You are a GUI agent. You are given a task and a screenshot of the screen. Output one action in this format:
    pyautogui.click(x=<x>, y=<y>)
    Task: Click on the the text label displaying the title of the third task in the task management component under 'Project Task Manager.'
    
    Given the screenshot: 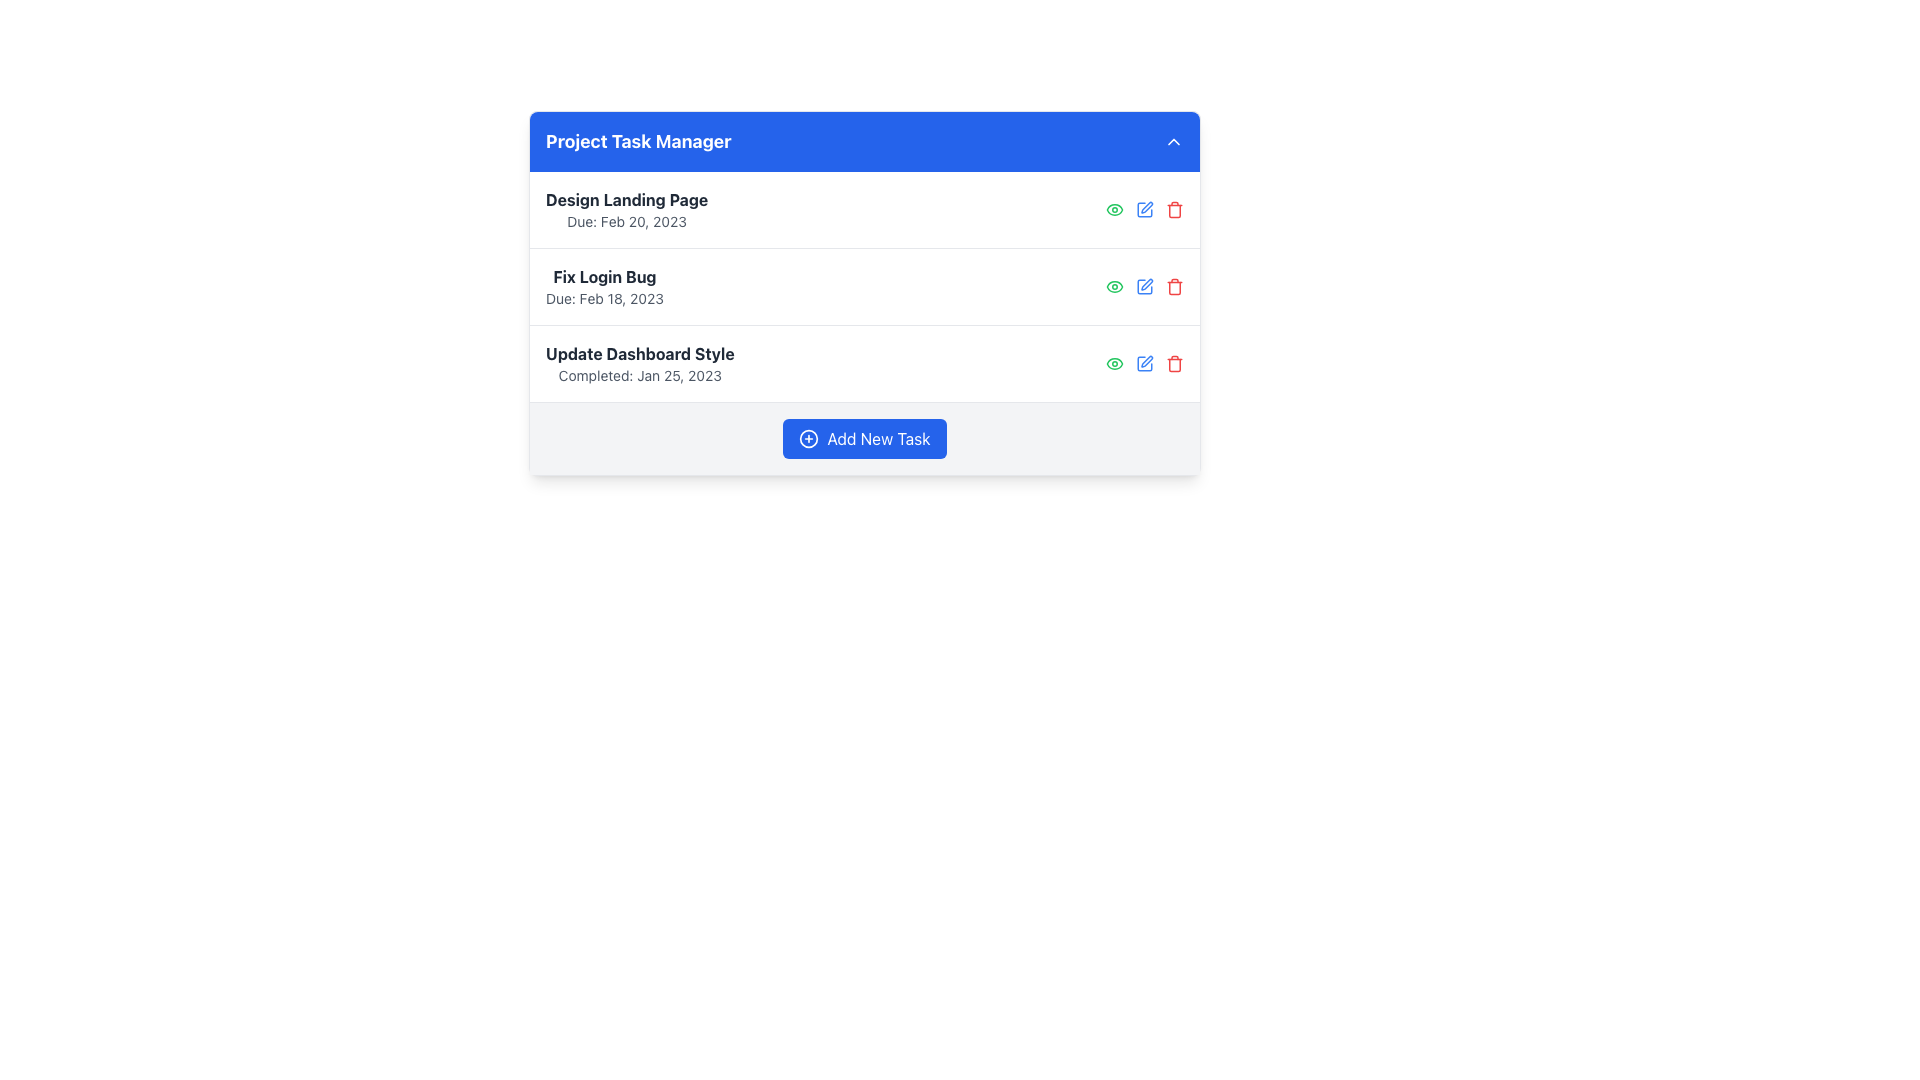 What is the action you would take?
    pyautogui.click(x=640, y=353)
    